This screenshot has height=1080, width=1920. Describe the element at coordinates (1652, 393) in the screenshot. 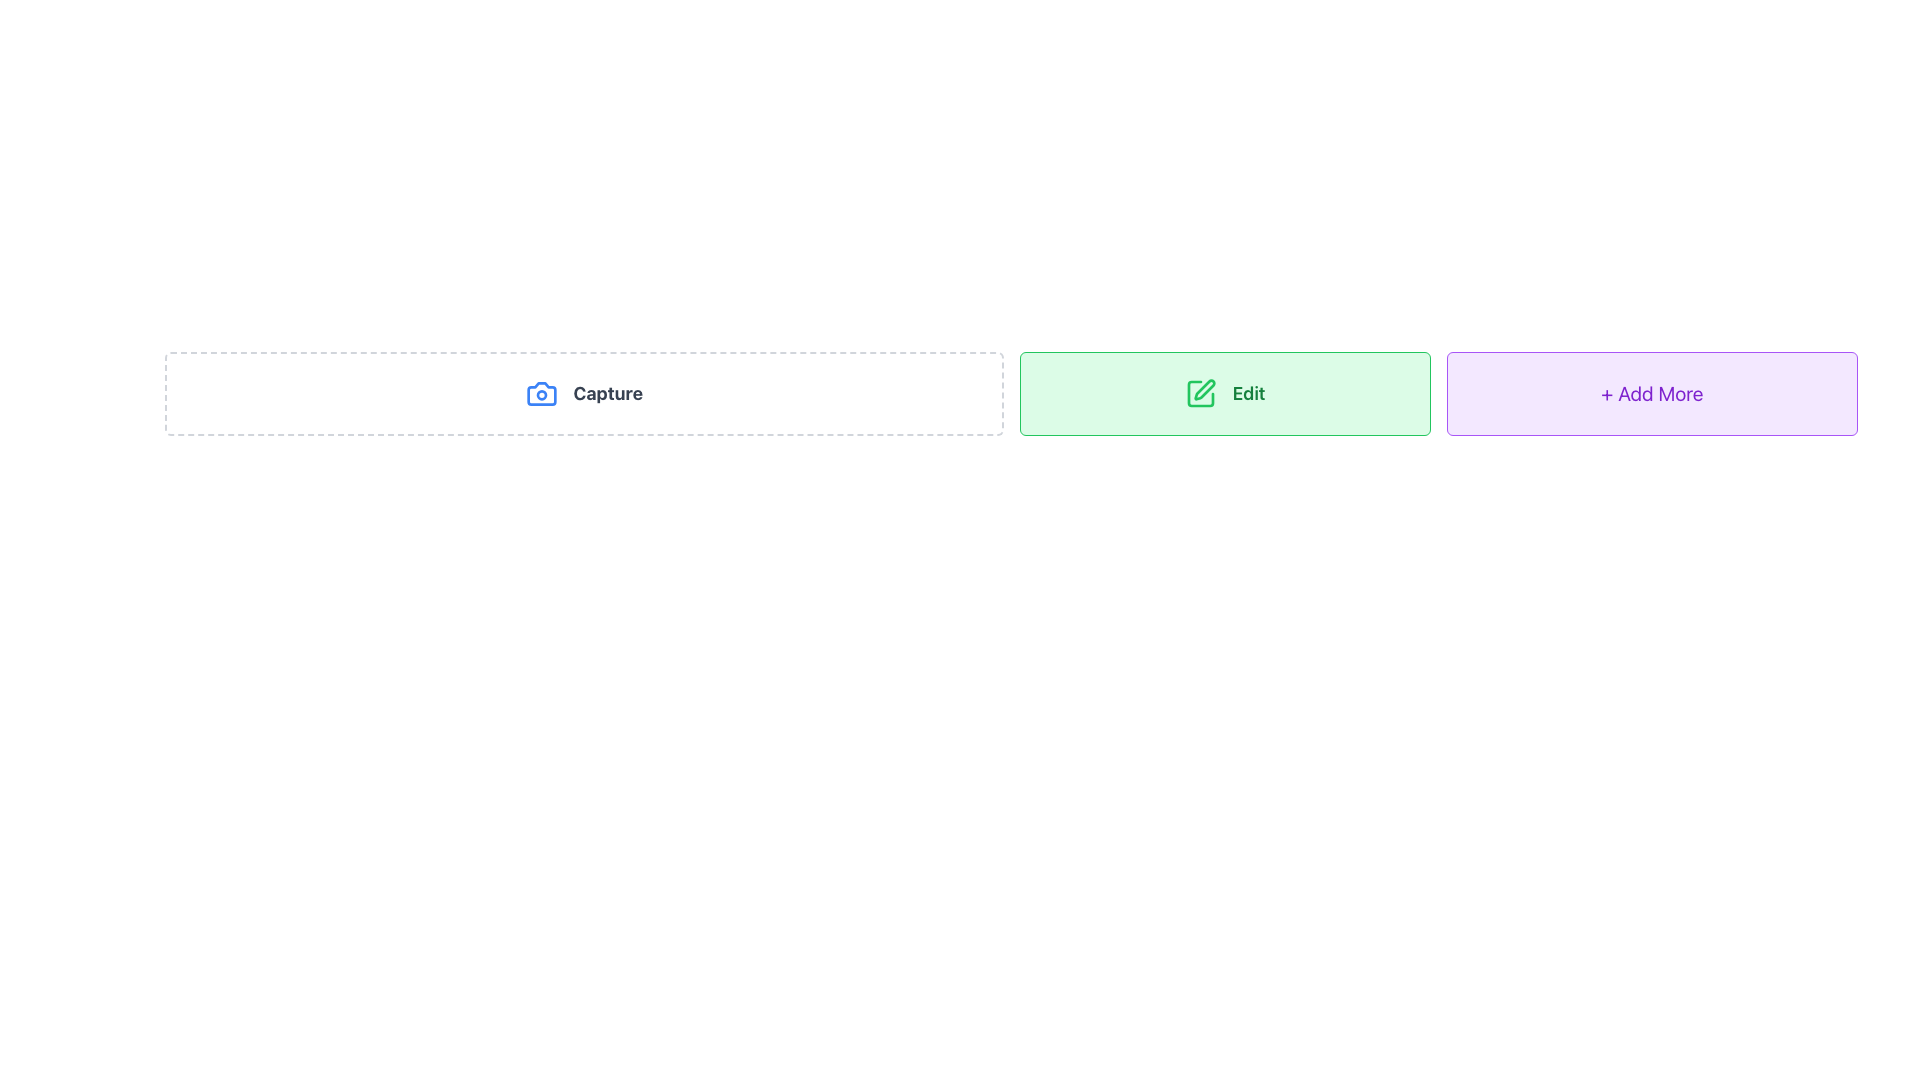

I see `the '+ Add More' button, the third button in a horizontal group of three buttons labeled 'Capture', 'Edit', and '+ Add More', to trigger any hover effects present` at that location.